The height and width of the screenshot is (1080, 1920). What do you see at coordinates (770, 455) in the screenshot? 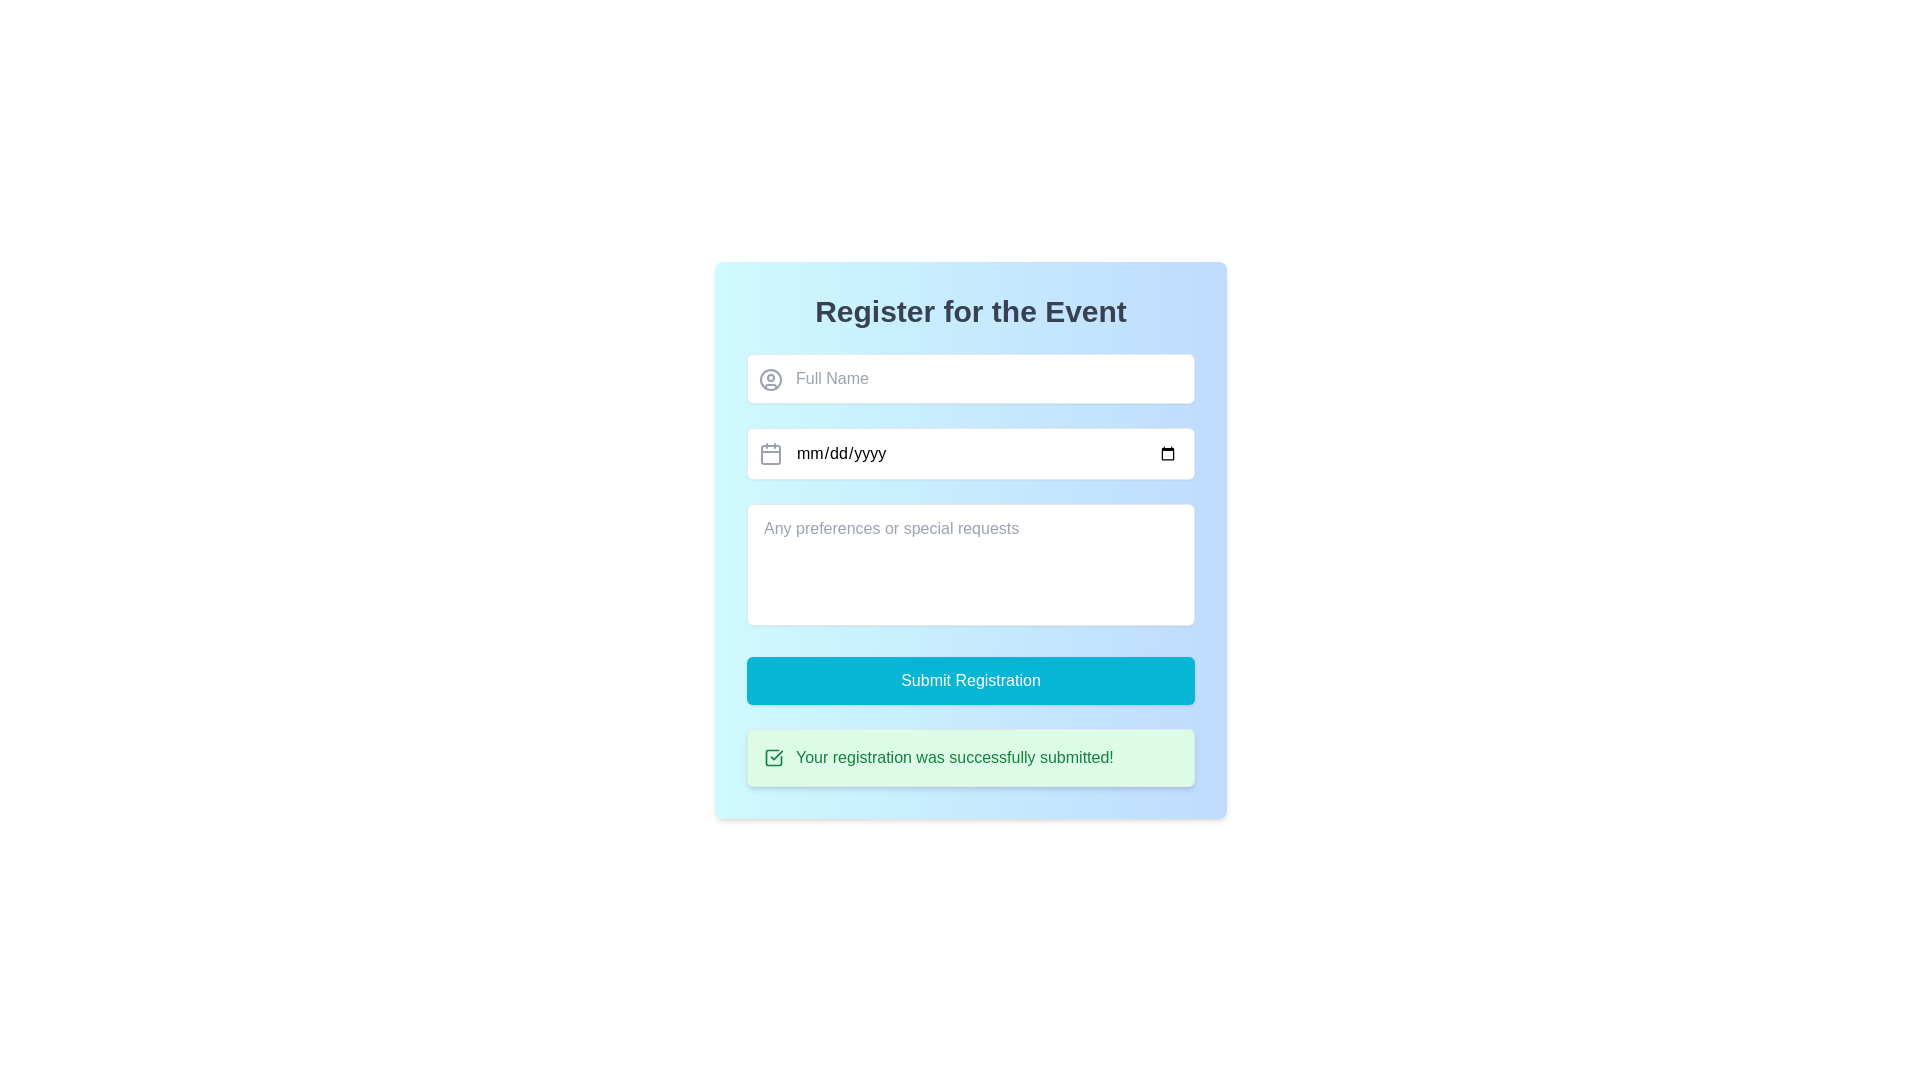
I see `the calendar icon located to the left of the text input field labeled 'mm/dd/yyyy'` at bounding box center [770, 455].